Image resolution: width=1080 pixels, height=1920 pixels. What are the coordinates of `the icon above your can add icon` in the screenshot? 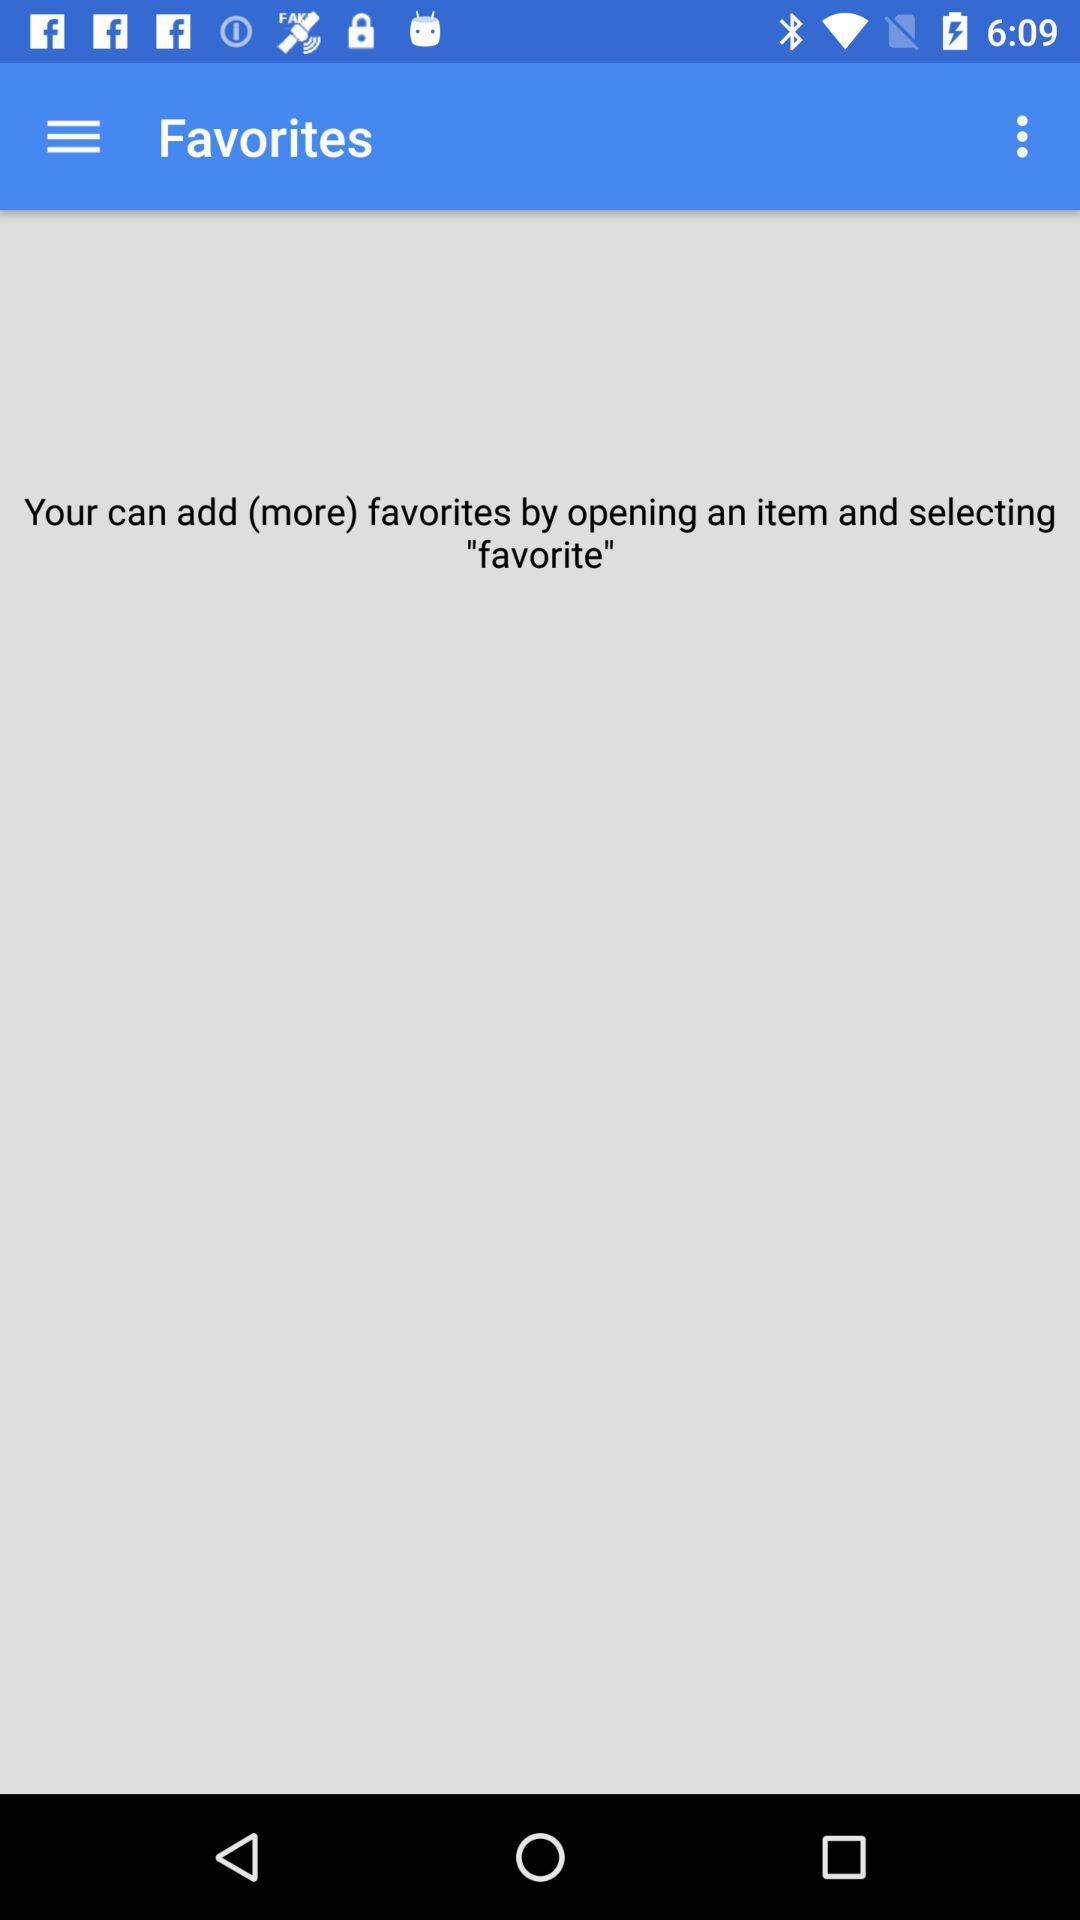 It's located at (72, 135).